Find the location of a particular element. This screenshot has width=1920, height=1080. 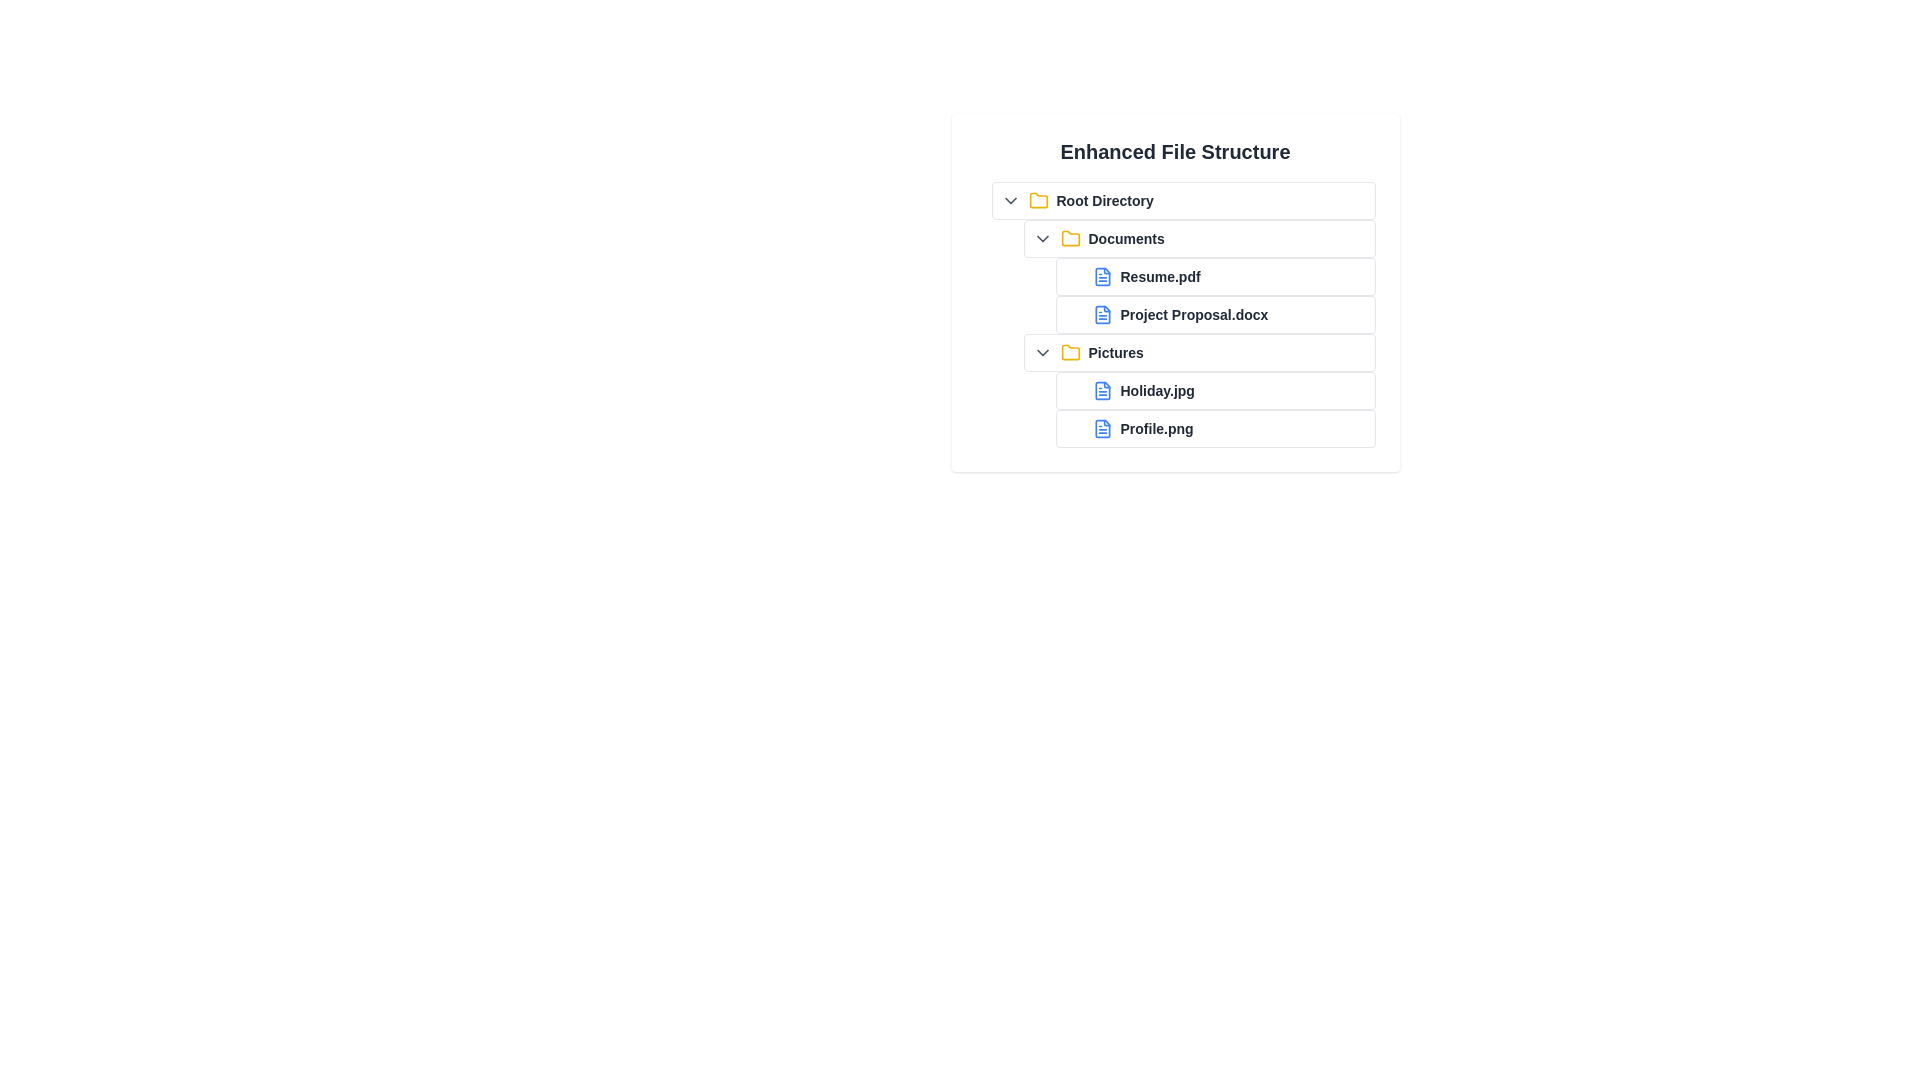

the text label displaying 'Resume.pdf' styled with a gray, bold font, located within the 'Documents' folder is located at coordinates (1191, 277).